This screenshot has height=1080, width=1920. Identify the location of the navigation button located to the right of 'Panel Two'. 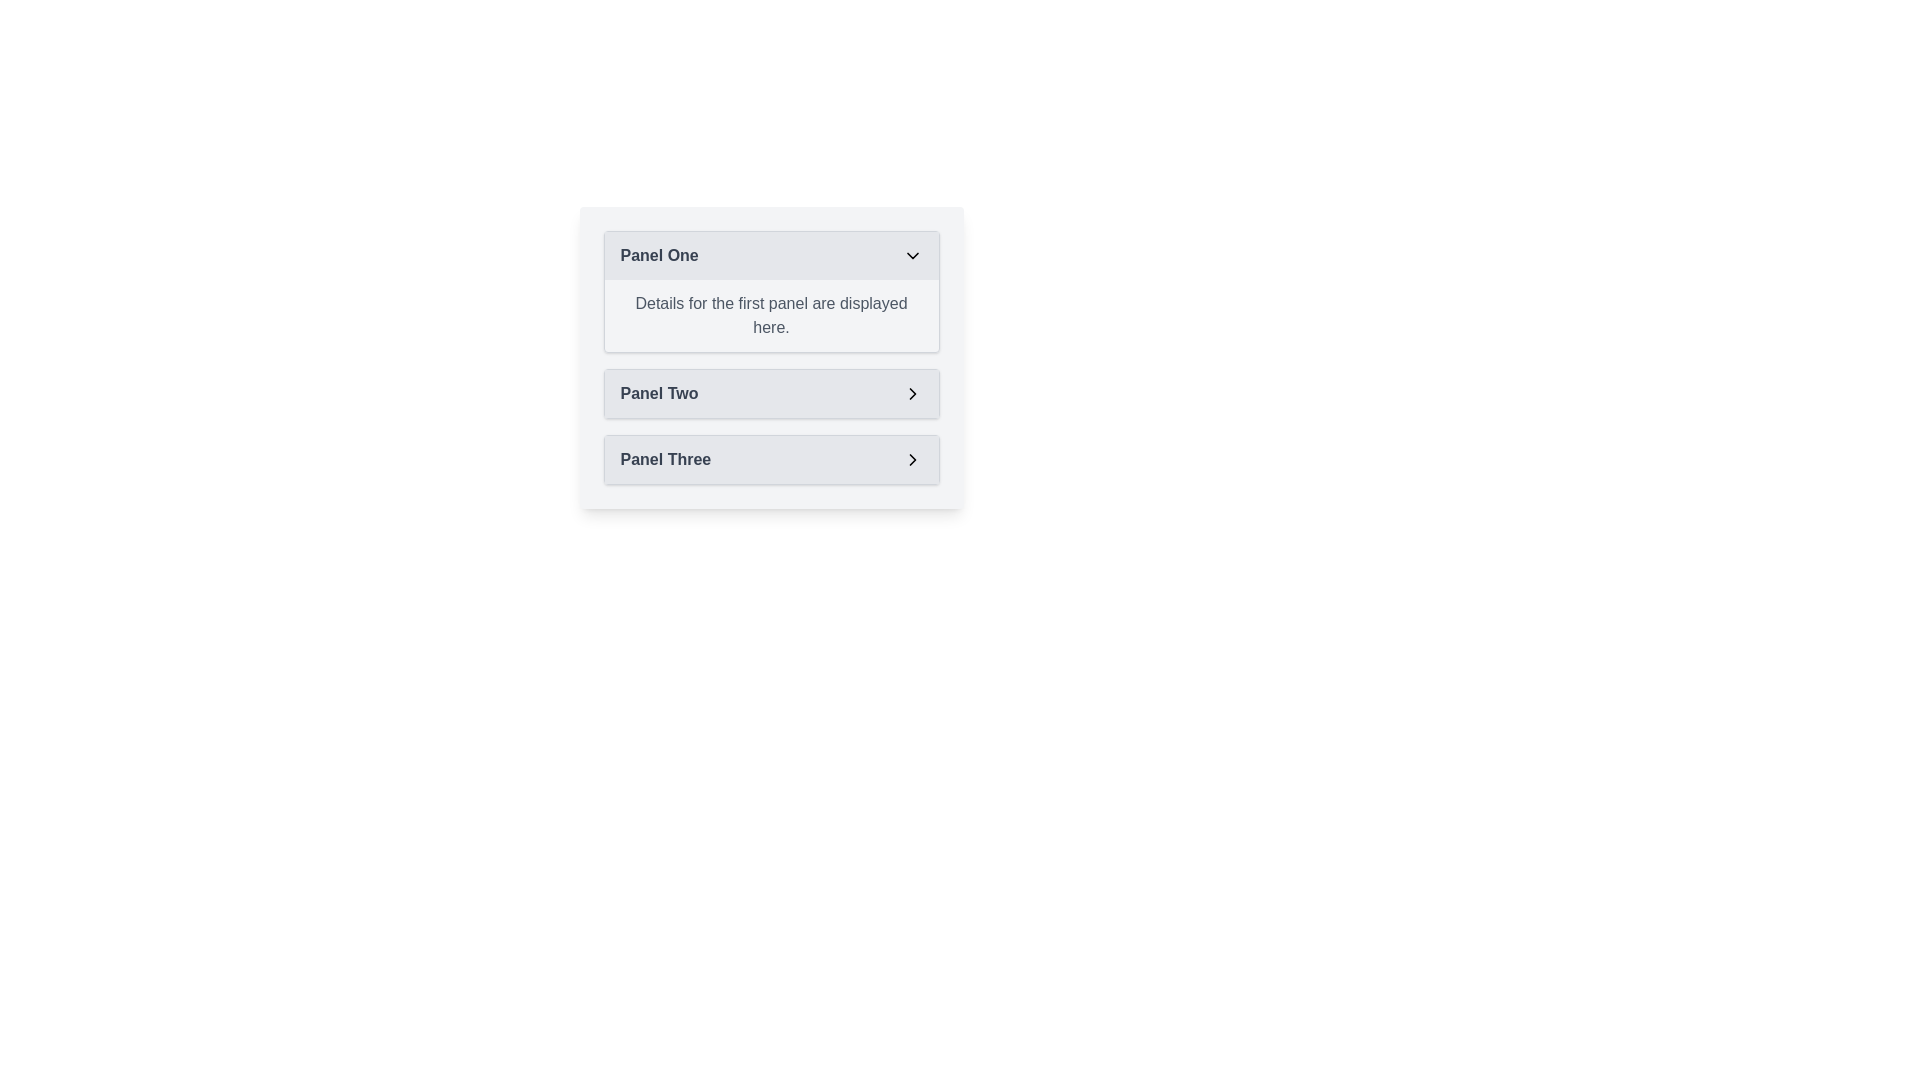
(911, 393).